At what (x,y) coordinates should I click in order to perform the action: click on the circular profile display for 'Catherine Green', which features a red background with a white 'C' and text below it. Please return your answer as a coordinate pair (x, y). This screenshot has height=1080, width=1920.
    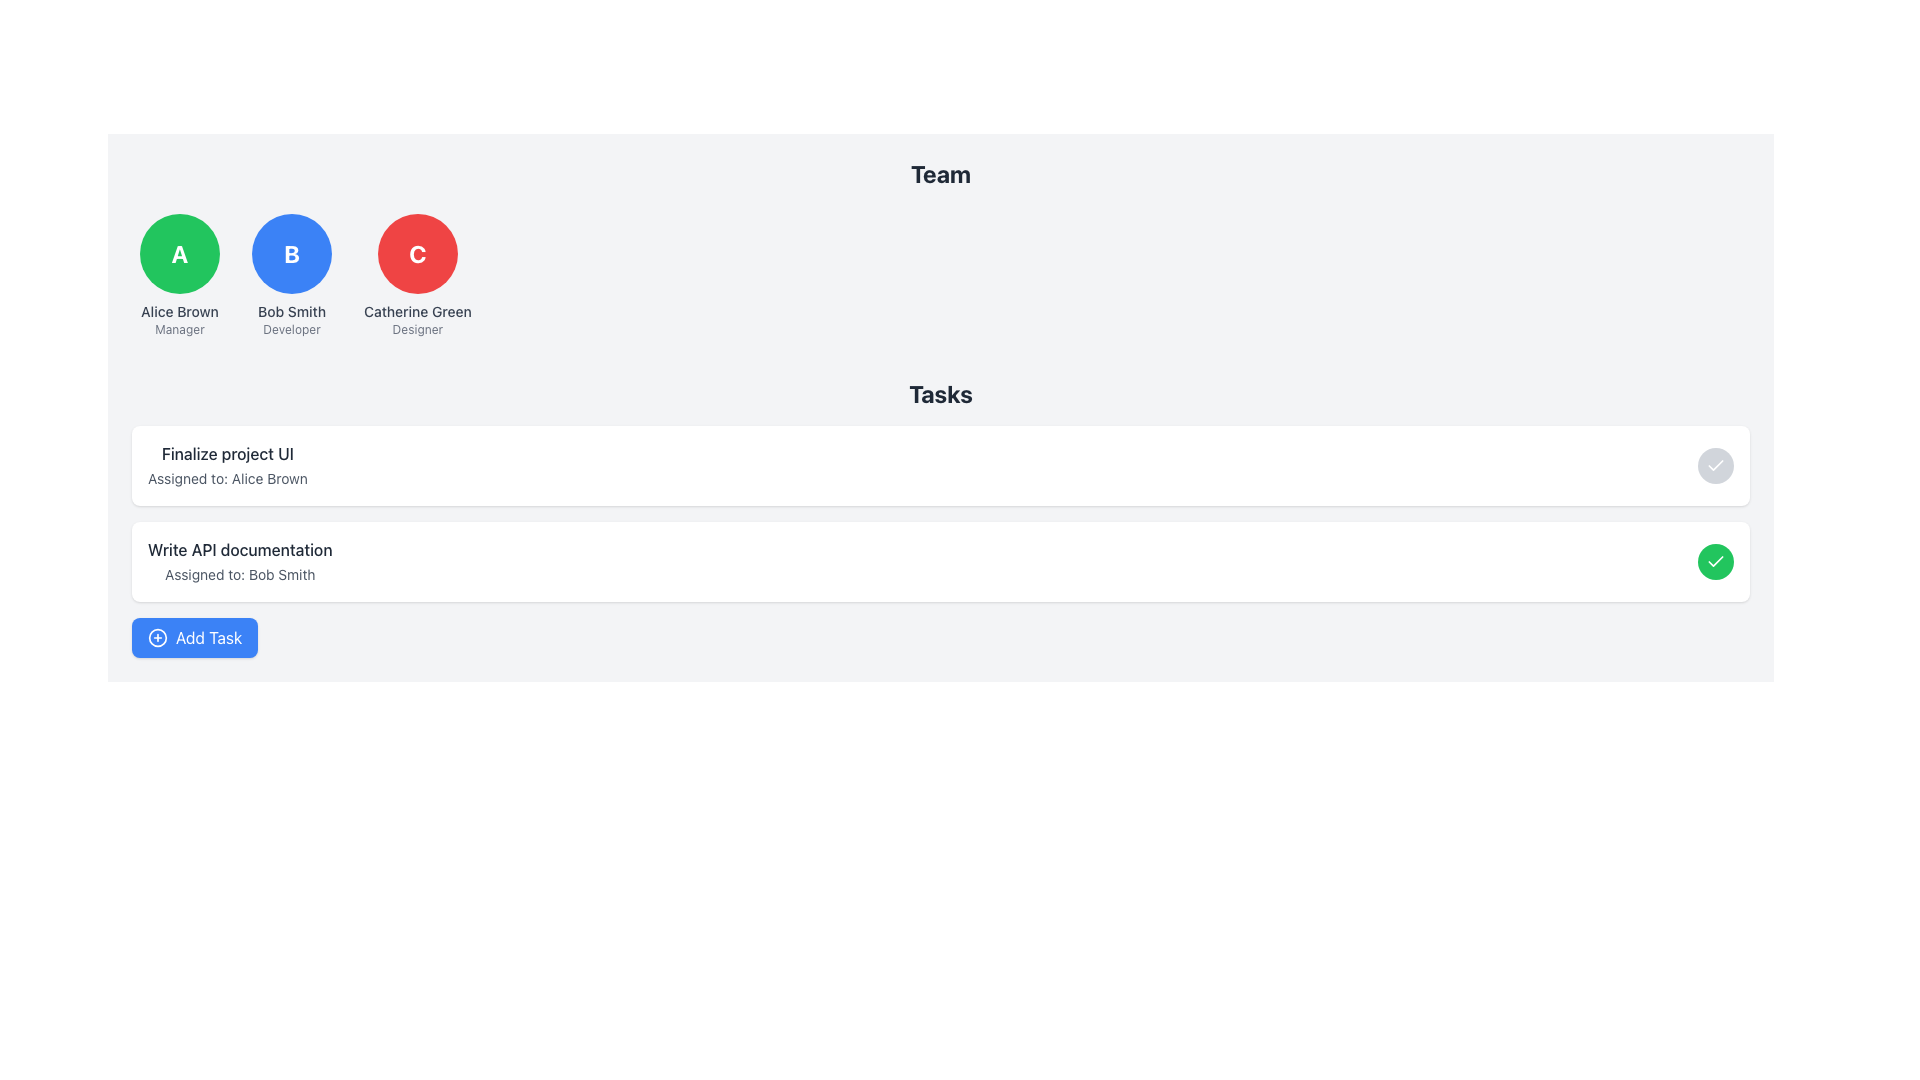
    Looking at the image, I should click on (416, 276).